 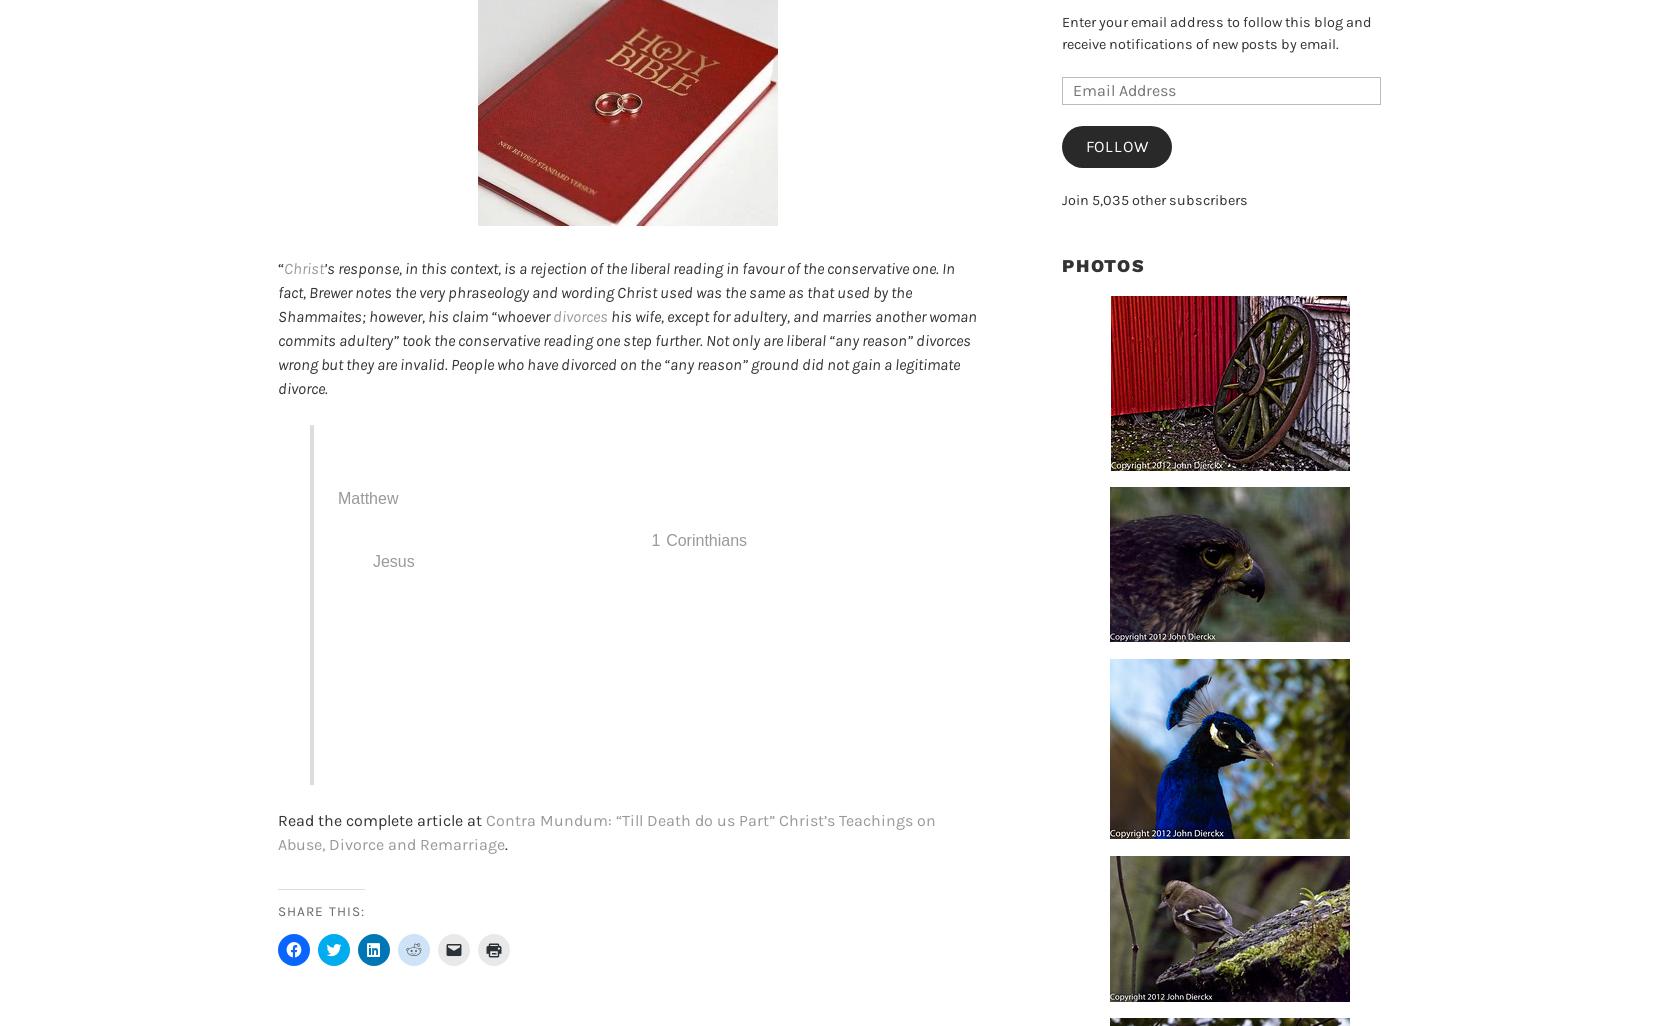 I want to click on 'his wife, except for adultery, and marries another woman commits adultery” took the conservative reading one step further. Not only are liberal “any reason” divorces wrong but they are invalid. People who have divorced on the “any reason” ground did not gain a legitimate divorce.', so click(x=277, y=352).